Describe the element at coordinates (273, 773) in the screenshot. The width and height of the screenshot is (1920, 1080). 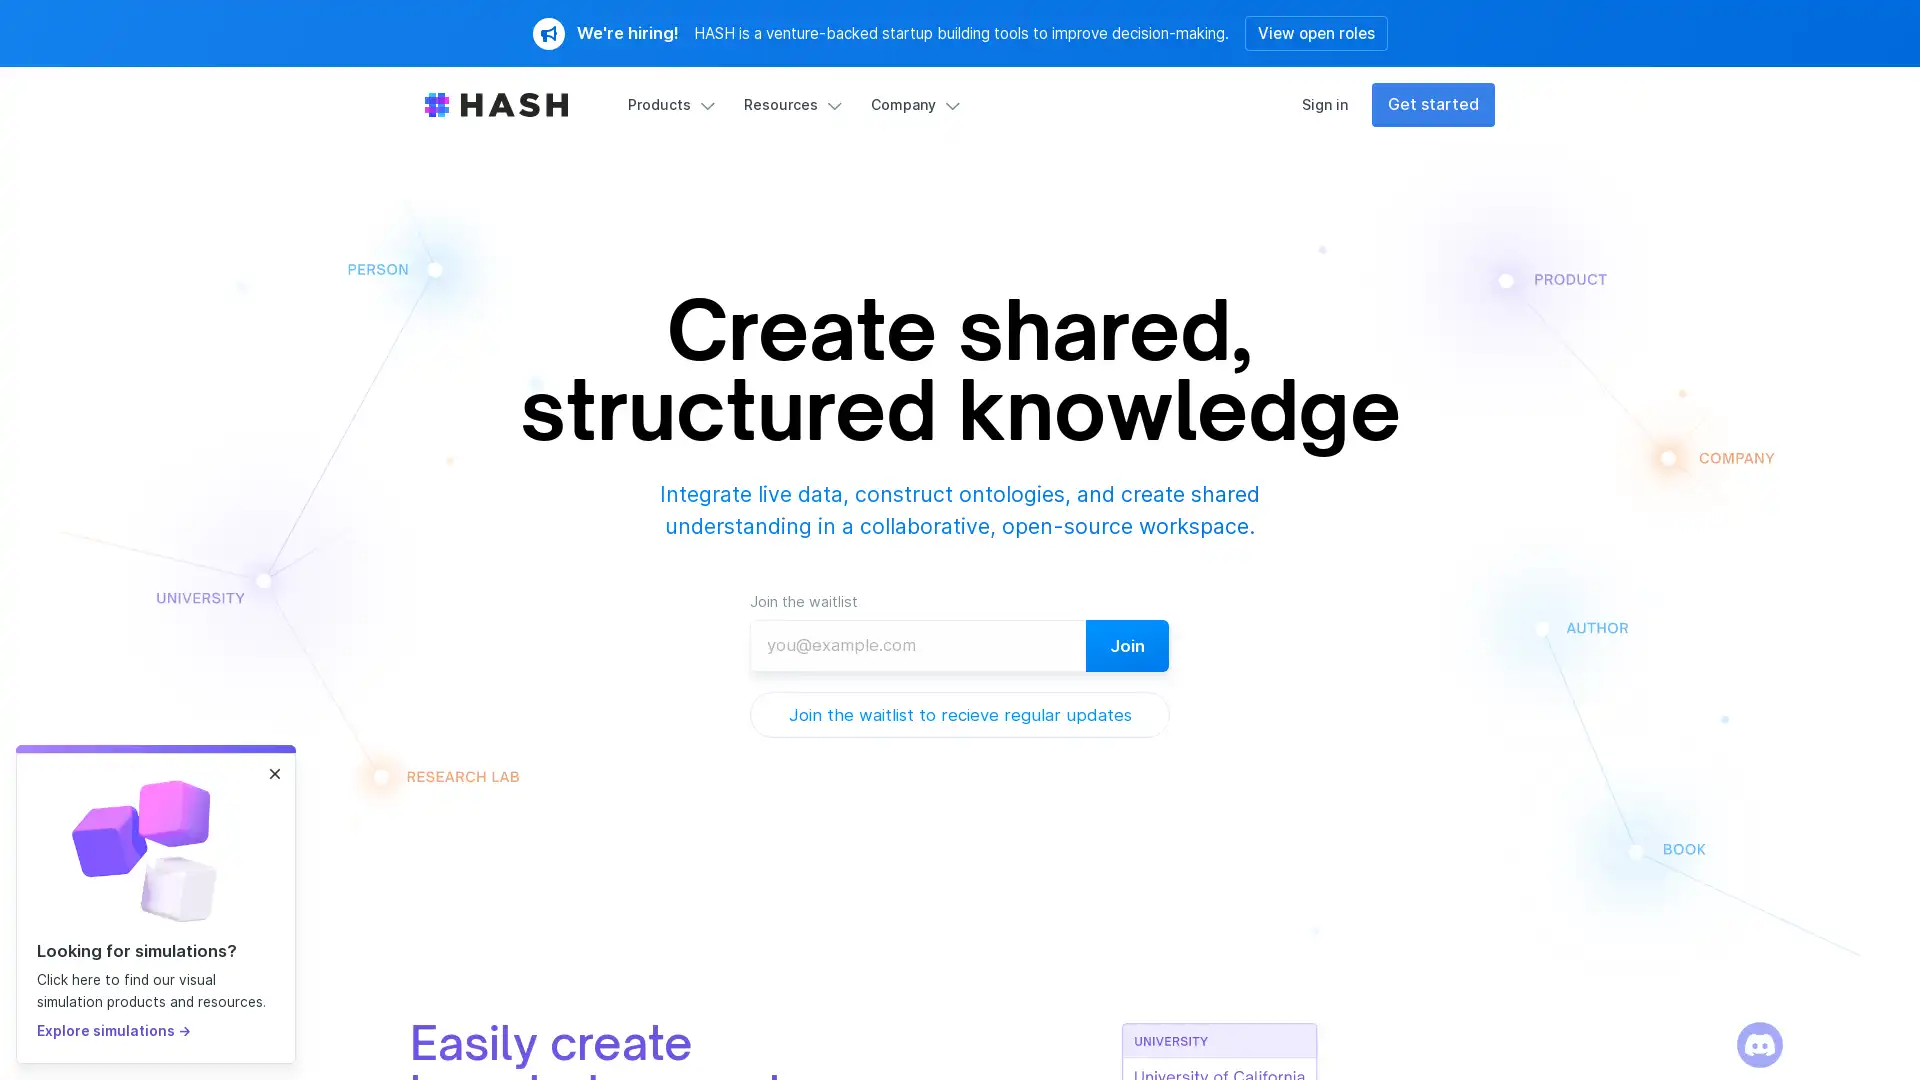
I see `Close` at that location.